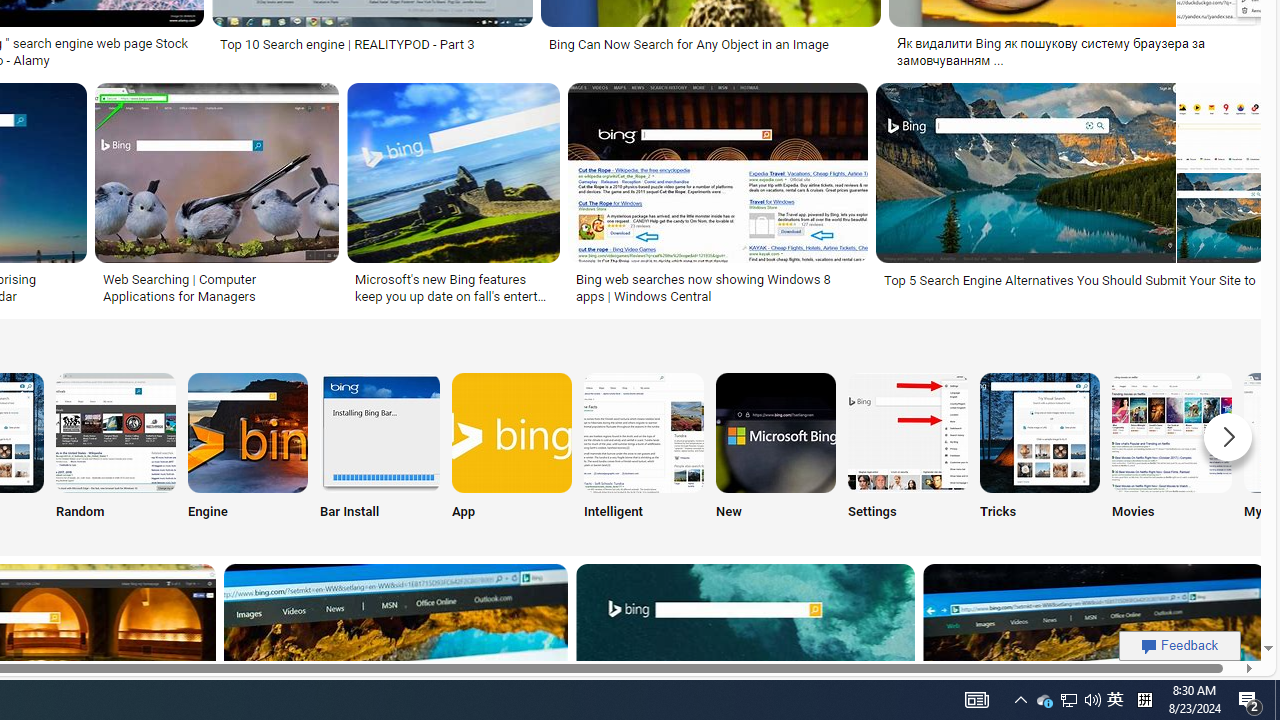  I want to click on 'Top 10 Search engine | REALITYPOD - Part 3', so click(347, 44).